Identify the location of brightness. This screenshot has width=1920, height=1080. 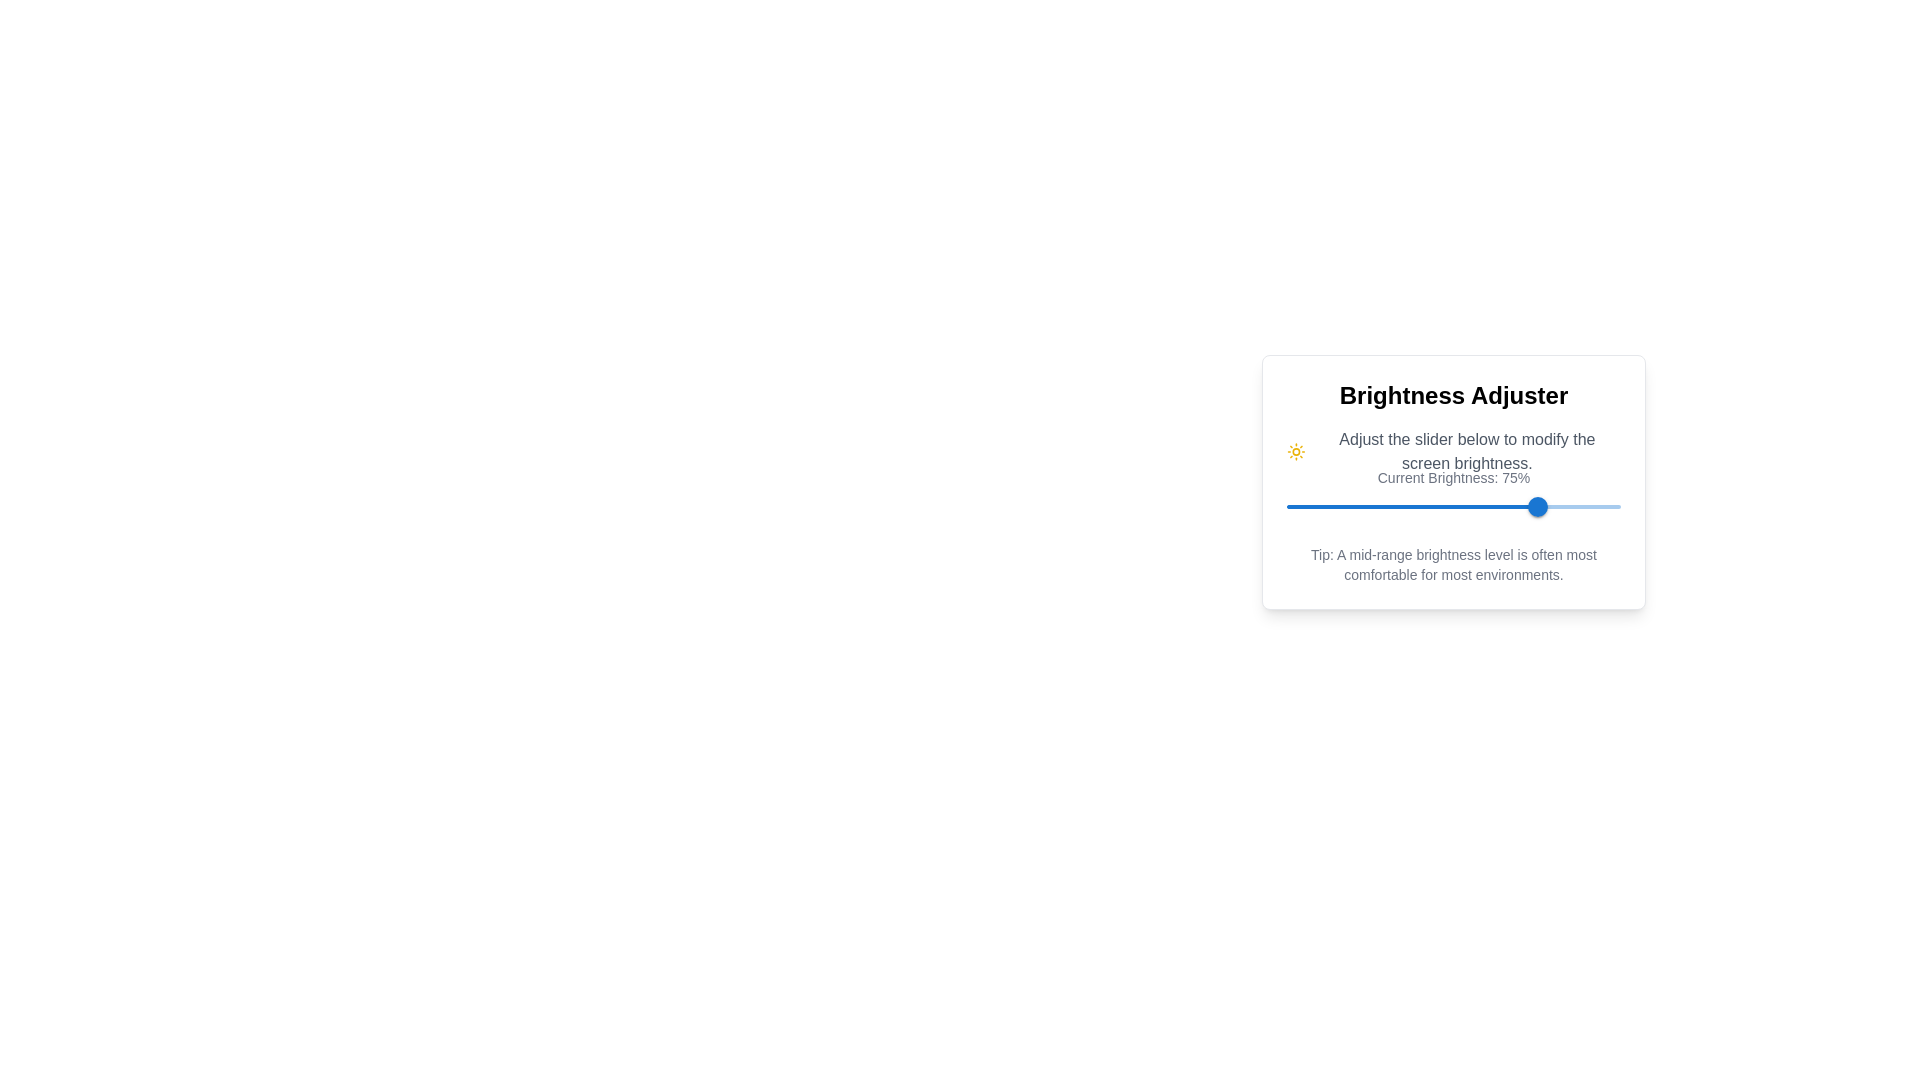
(1454, 505).